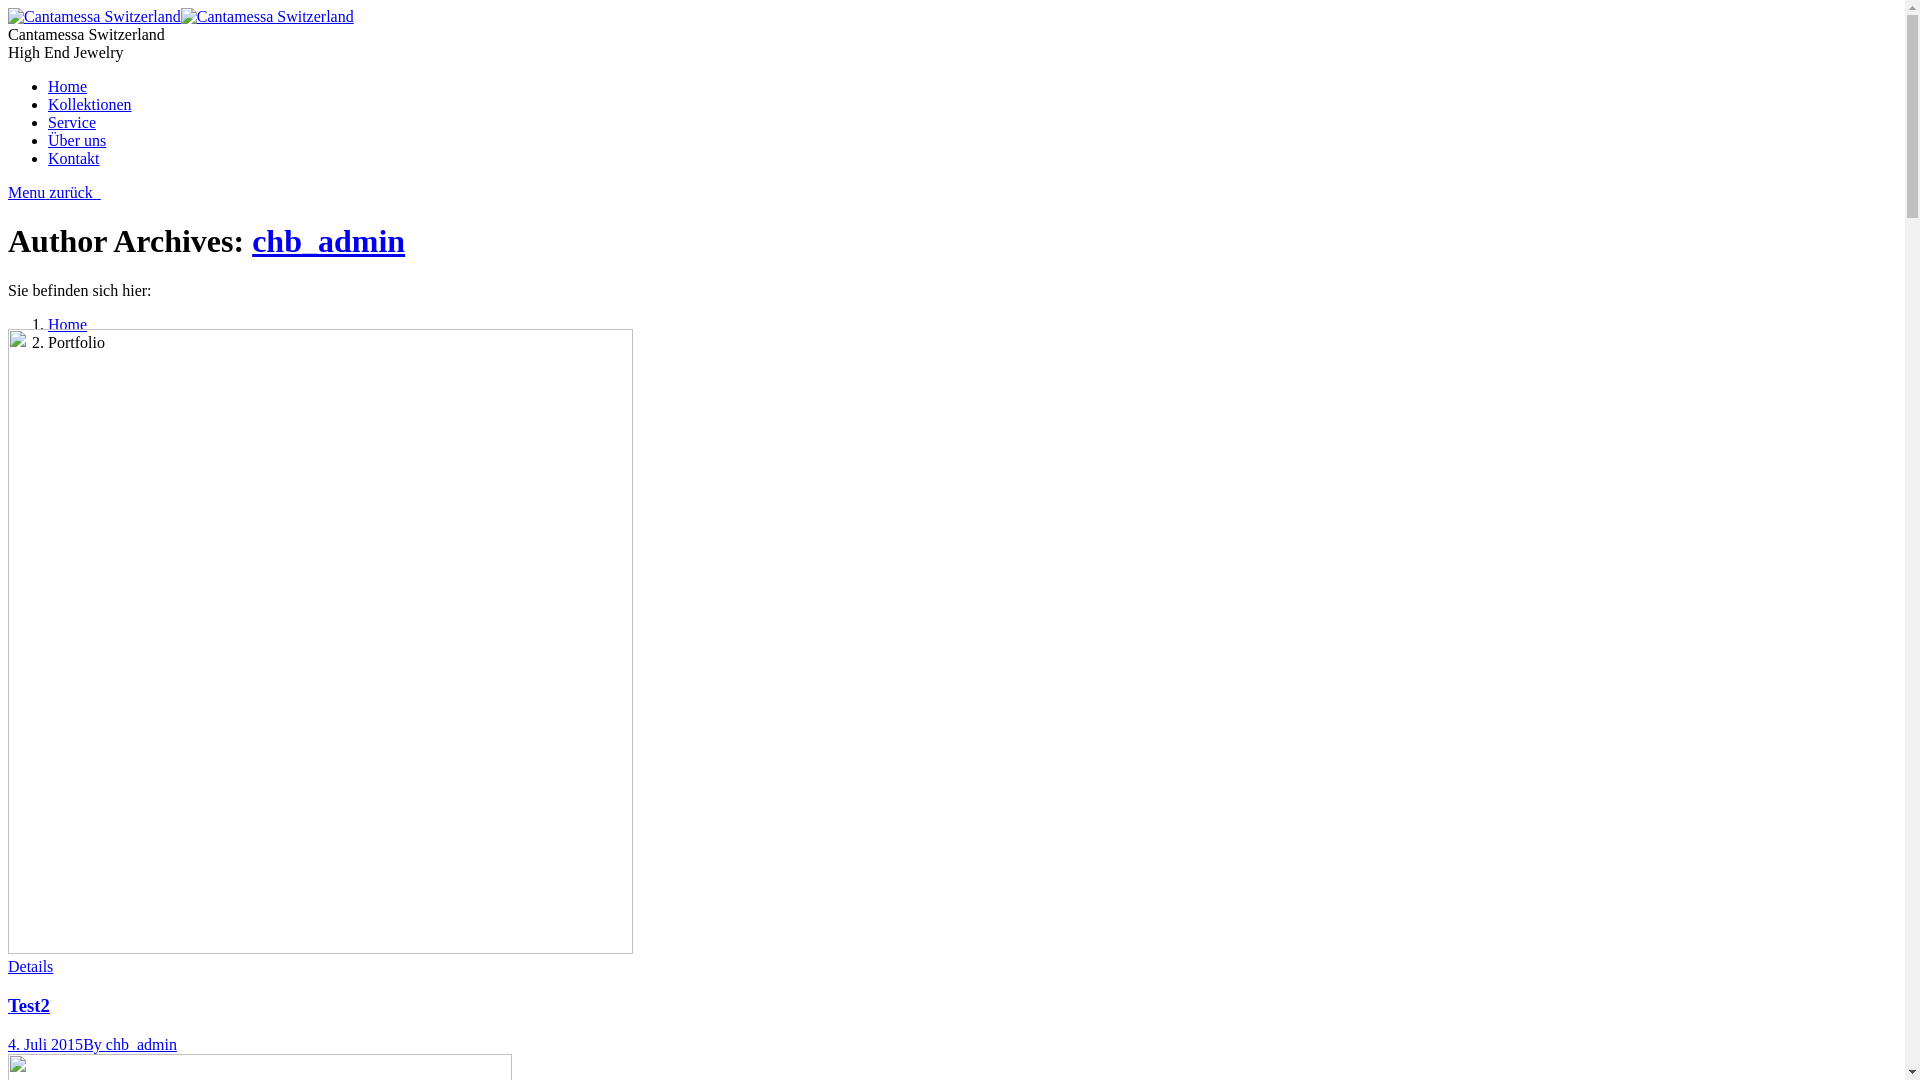 This screenshot has height=1080, width=1920. I want to click on 'Home', so click(67, 85).